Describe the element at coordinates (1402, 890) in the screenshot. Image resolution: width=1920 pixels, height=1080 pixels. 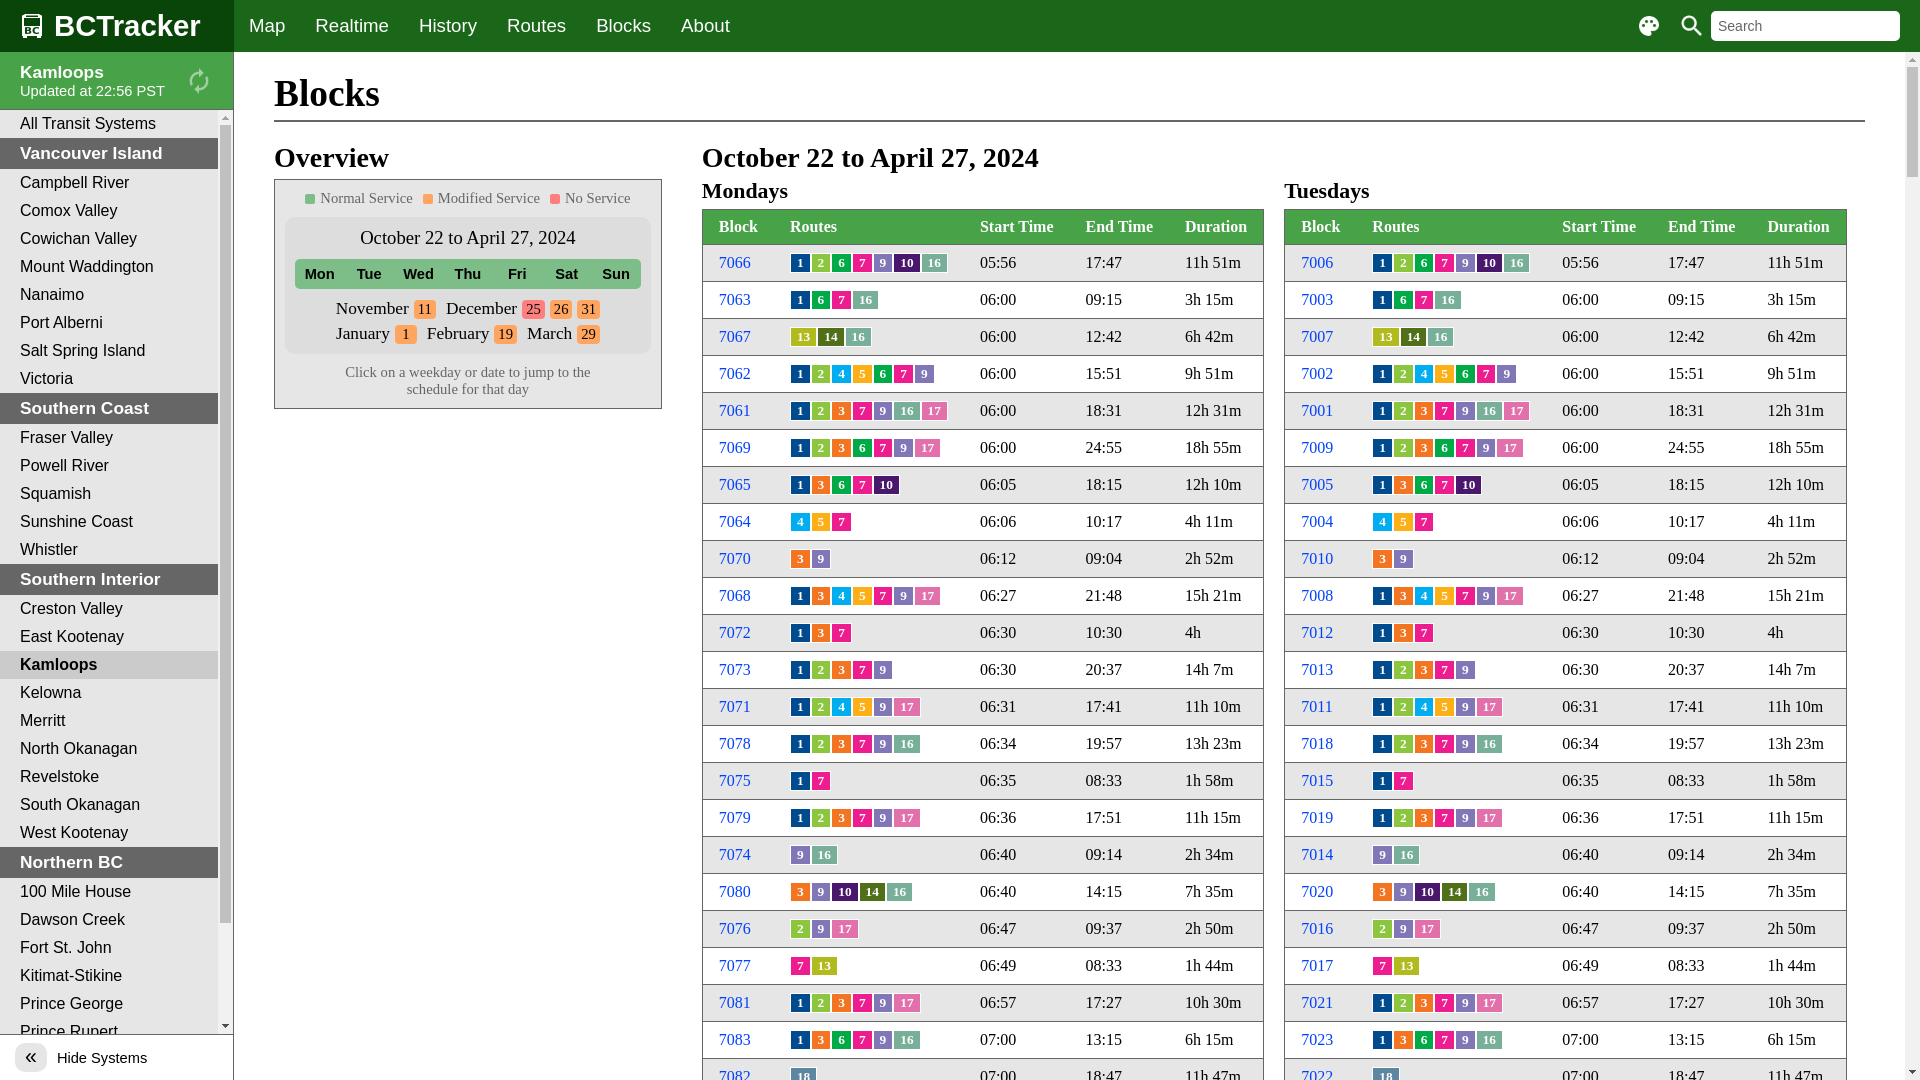
I see `'9'` at that location.